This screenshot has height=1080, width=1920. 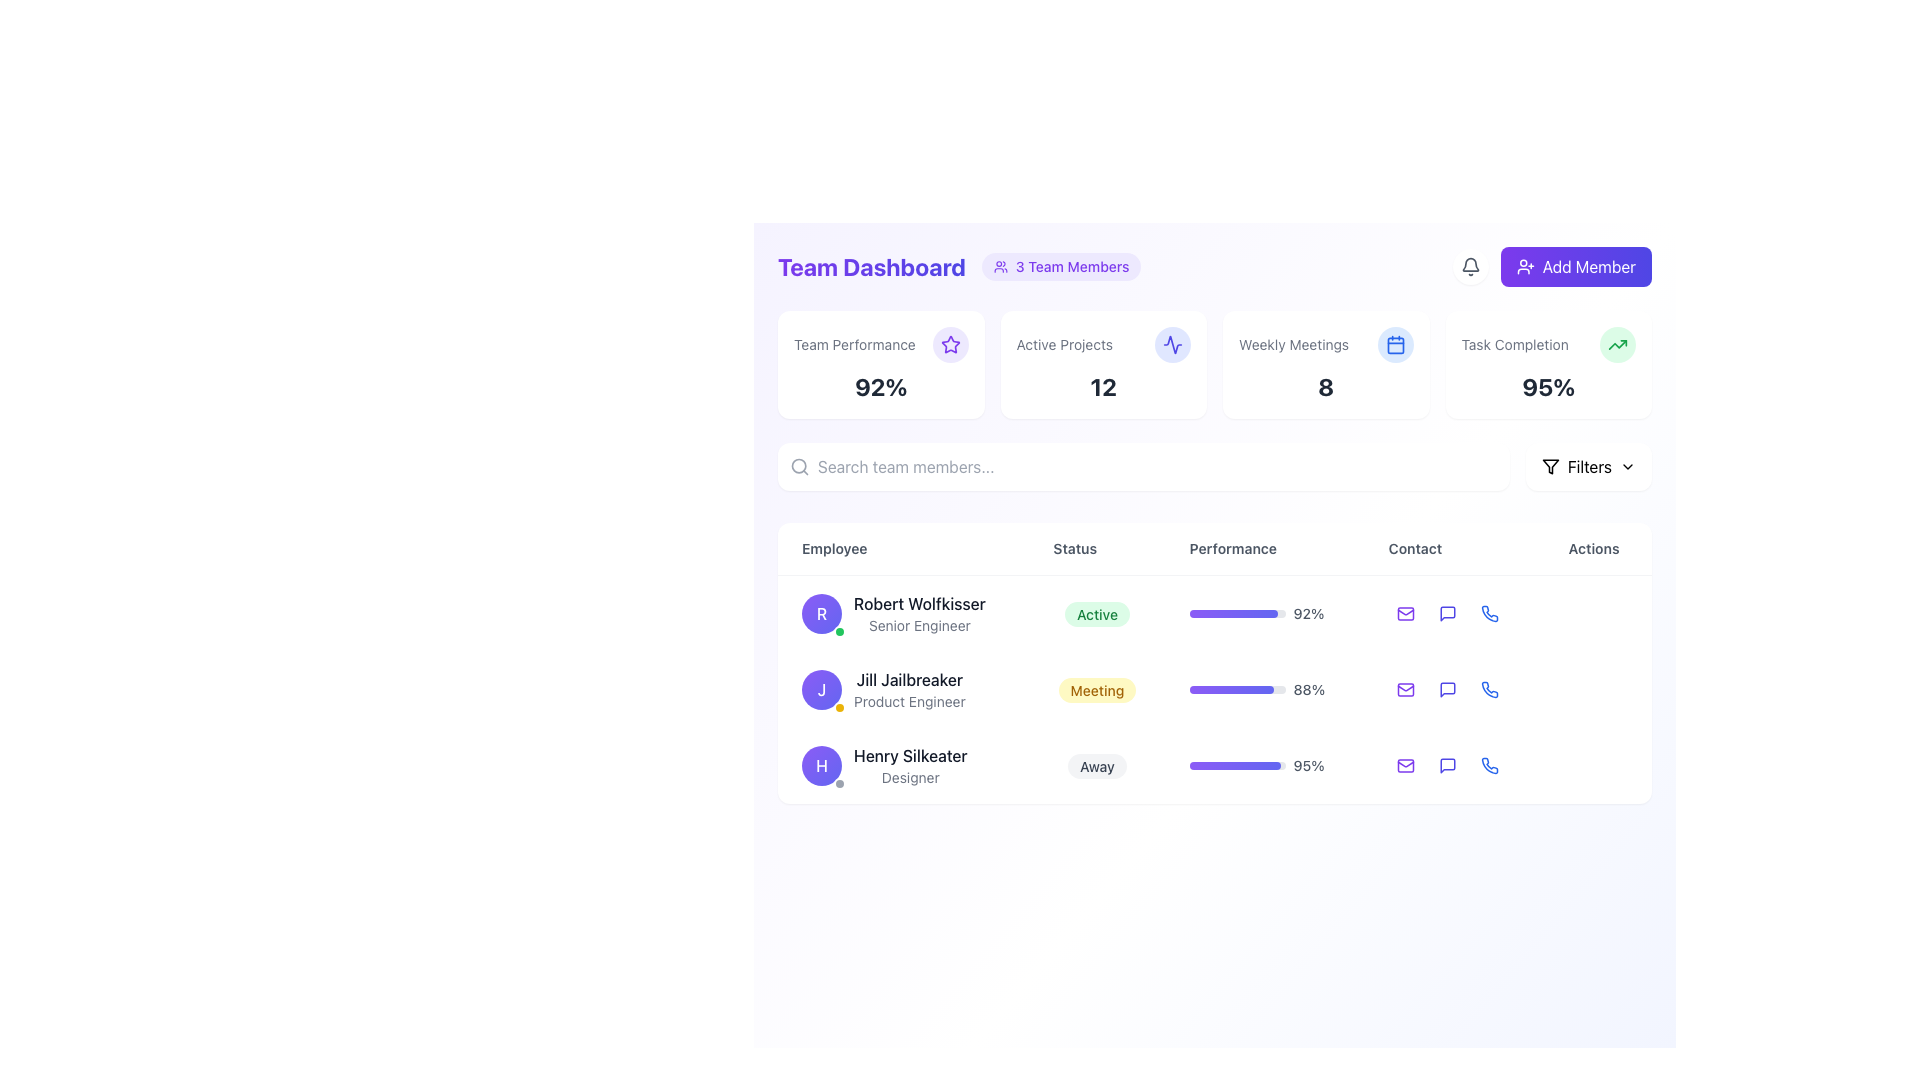 What do you see at coordinates (908, 678) in the screenshot?
I see `the text label displaying 'Jill Jailbreaker' in the second row of the employee roster` at bounding box center [908, 678].